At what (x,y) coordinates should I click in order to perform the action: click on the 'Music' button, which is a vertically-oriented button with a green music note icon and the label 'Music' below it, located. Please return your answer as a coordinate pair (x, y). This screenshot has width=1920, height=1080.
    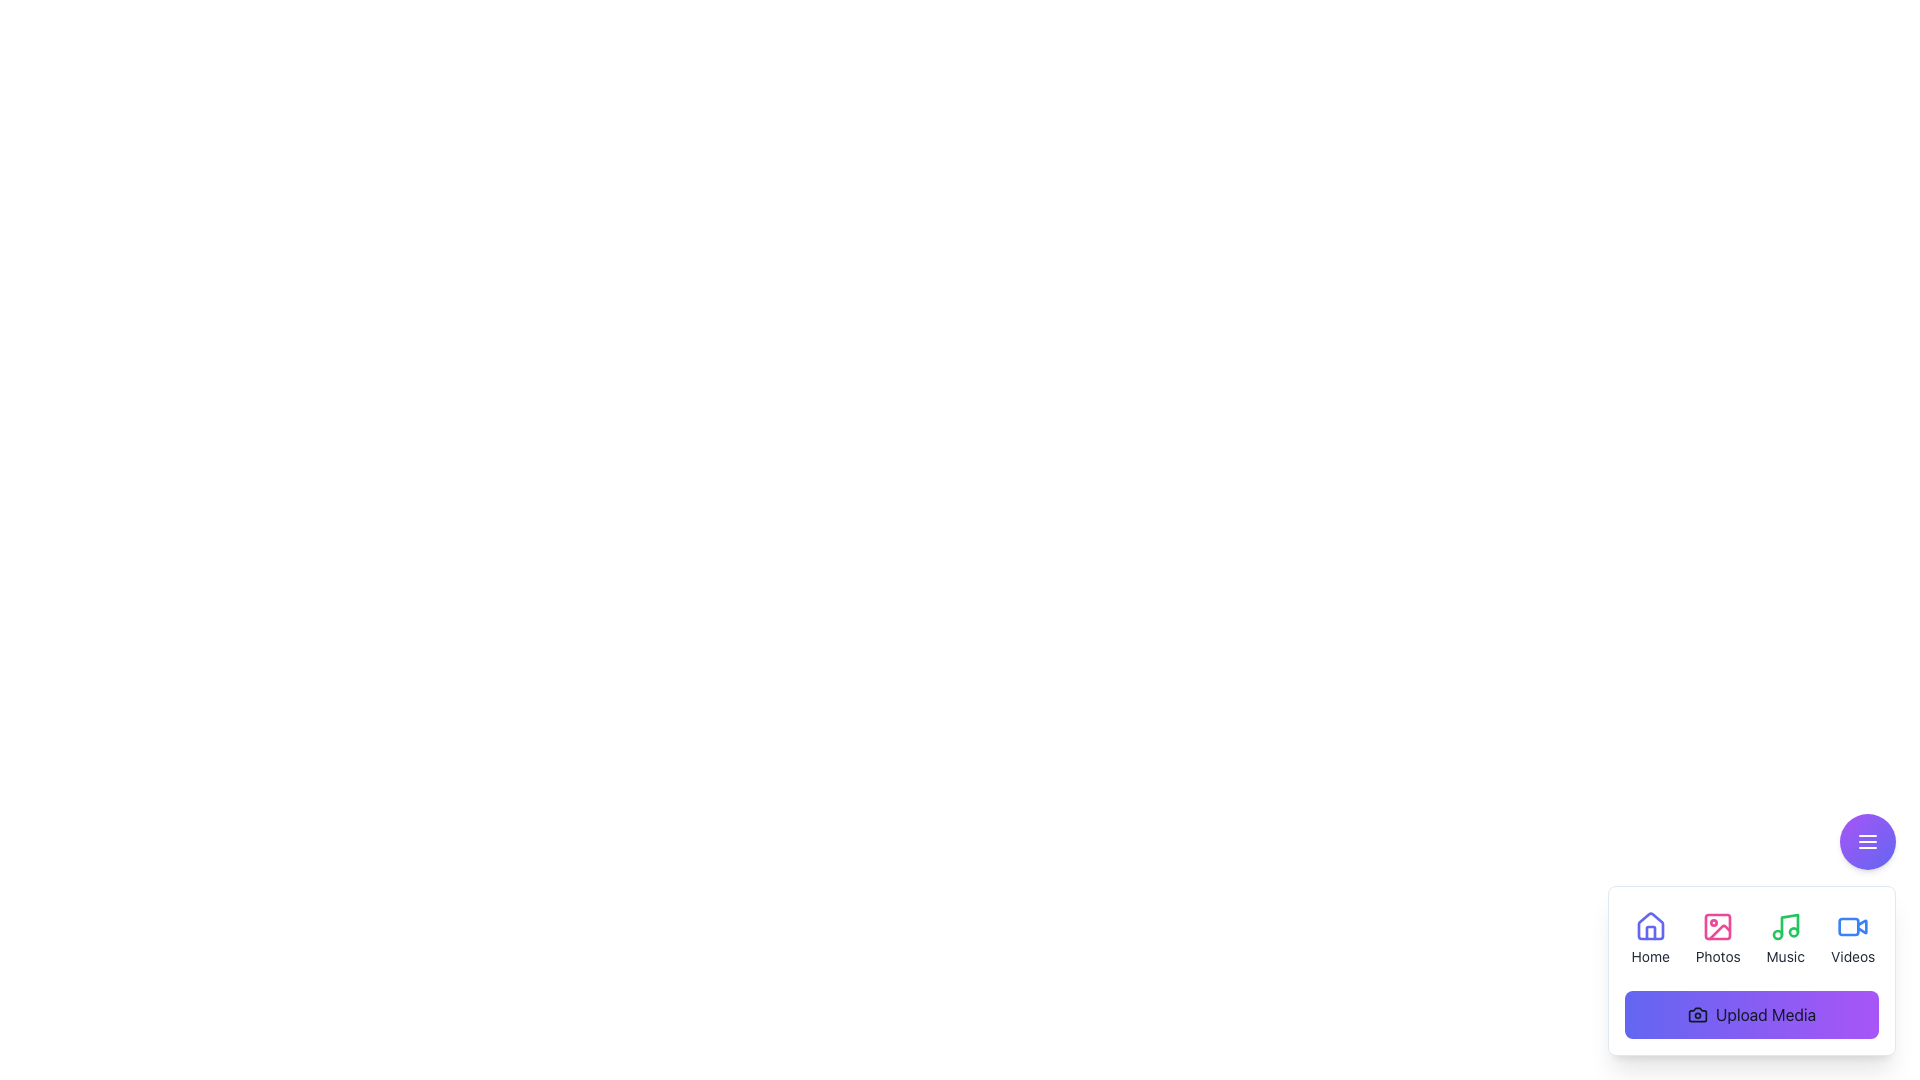
    Looking at the image, I should click on (1785, 938).